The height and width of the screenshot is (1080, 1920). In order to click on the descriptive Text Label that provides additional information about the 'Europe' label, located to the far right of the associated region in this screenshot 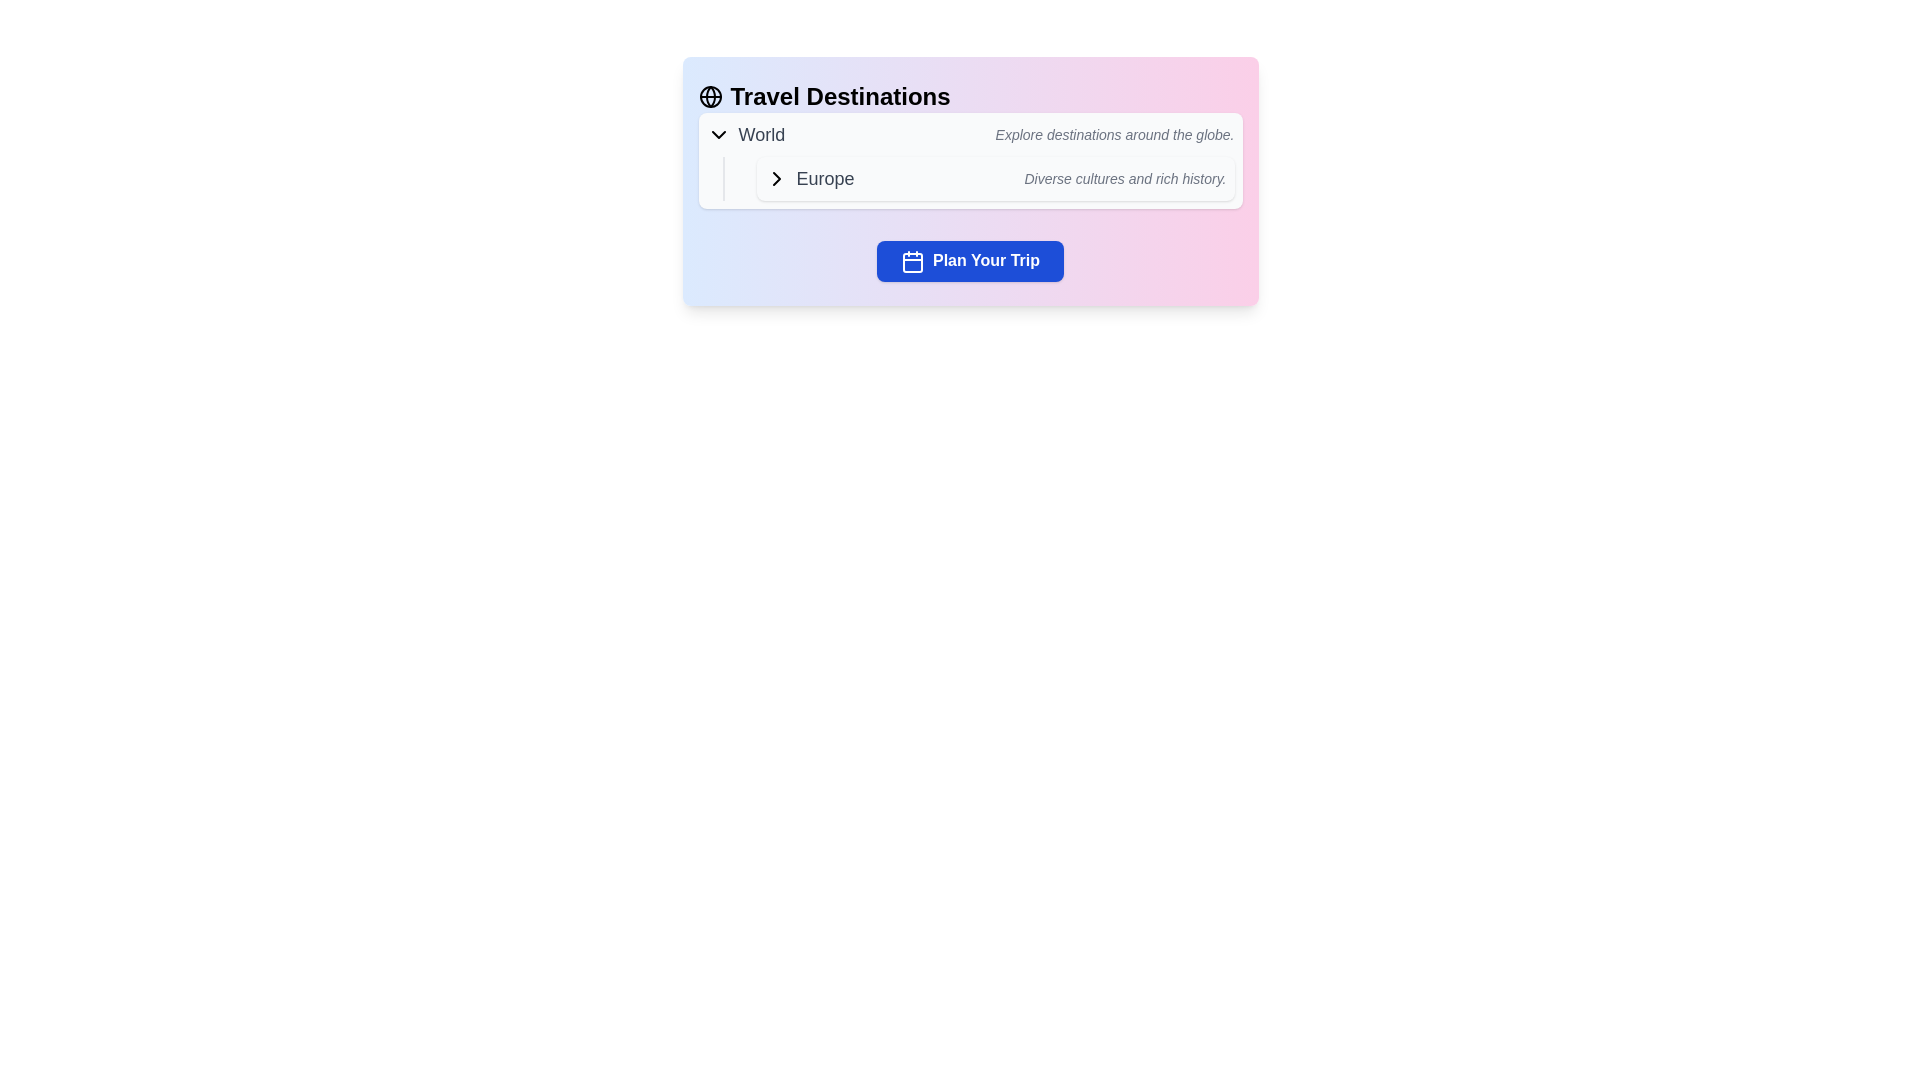, I will do `click(1125, 177)`.